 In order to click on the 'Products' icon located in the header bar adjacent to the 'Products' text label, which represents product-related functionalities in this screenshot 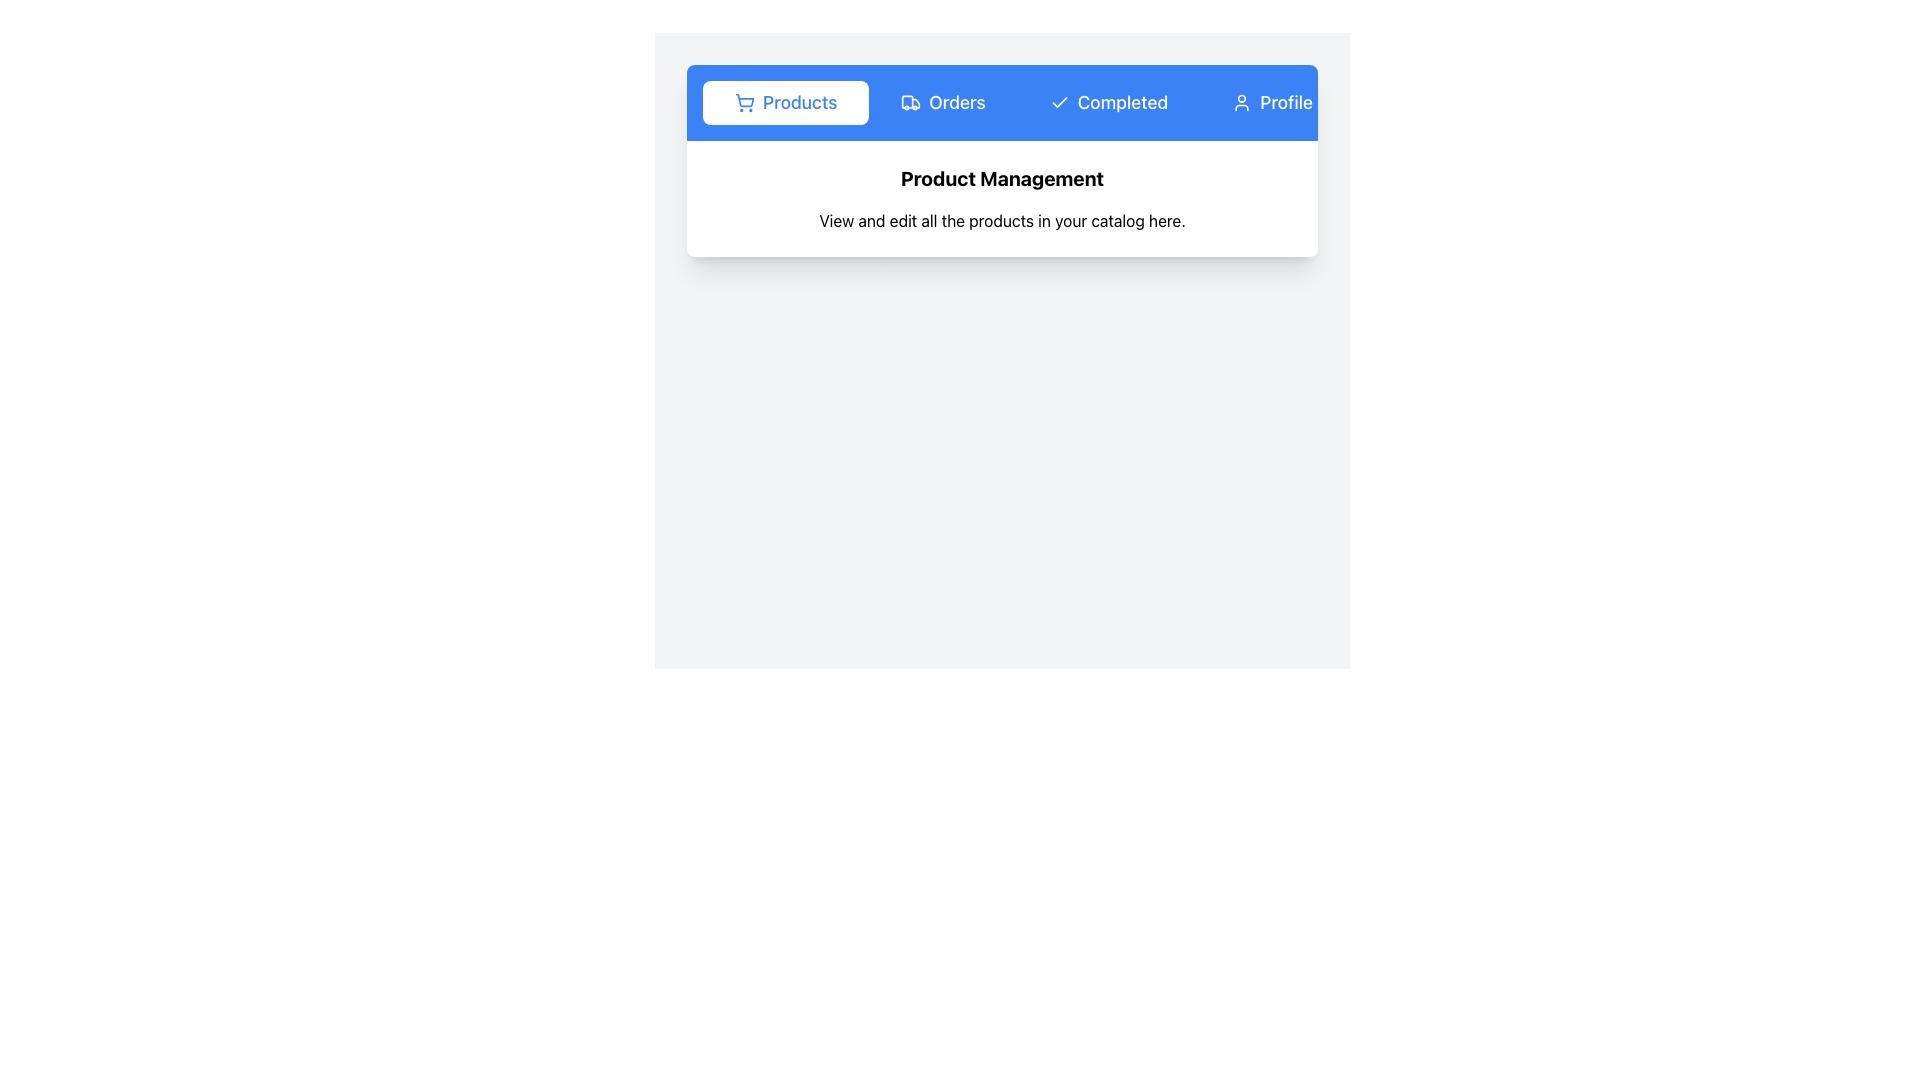, I will do `click(743, 103)`.